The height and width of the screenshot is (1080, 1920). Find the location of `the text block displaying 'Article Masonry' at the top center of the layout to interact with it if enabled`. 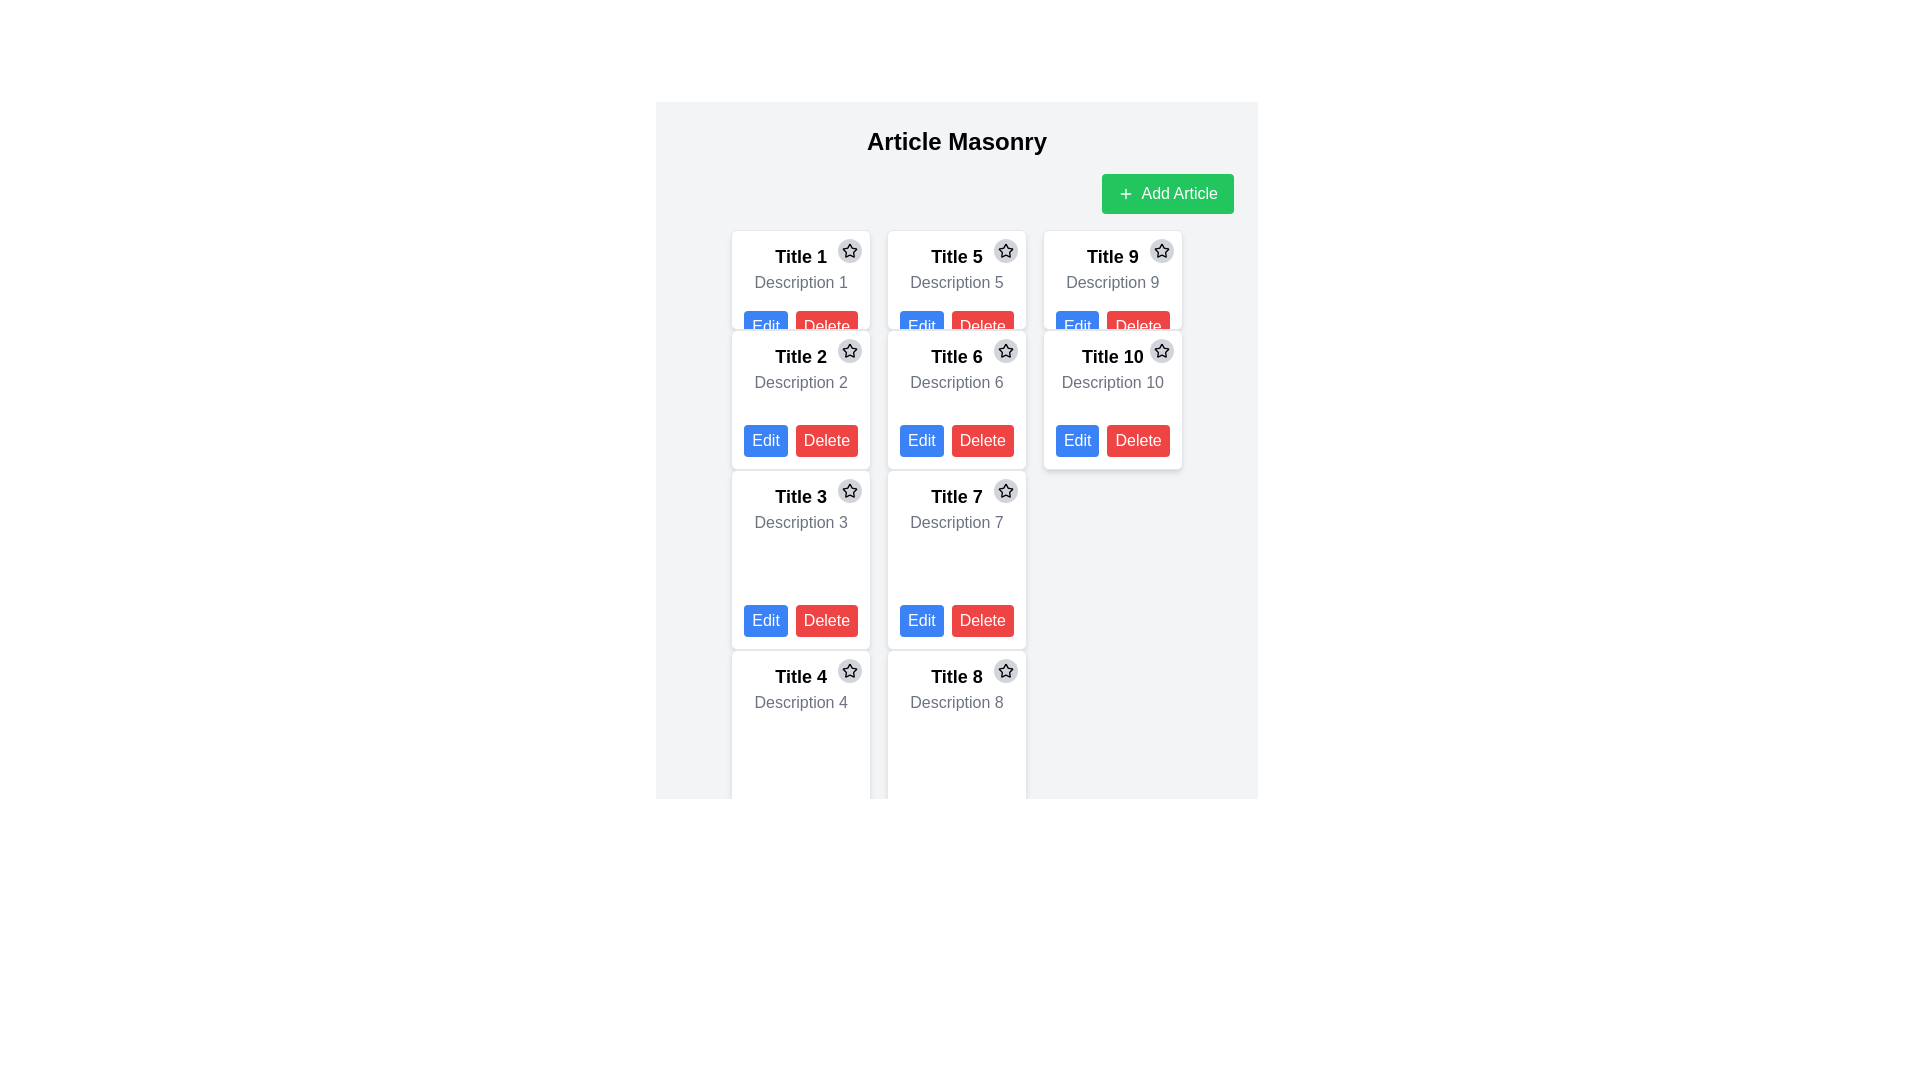

the text block displaying 'Article Masonry' at the top center of the layout to interact with it if enabled is located at coordinates (955, 149).